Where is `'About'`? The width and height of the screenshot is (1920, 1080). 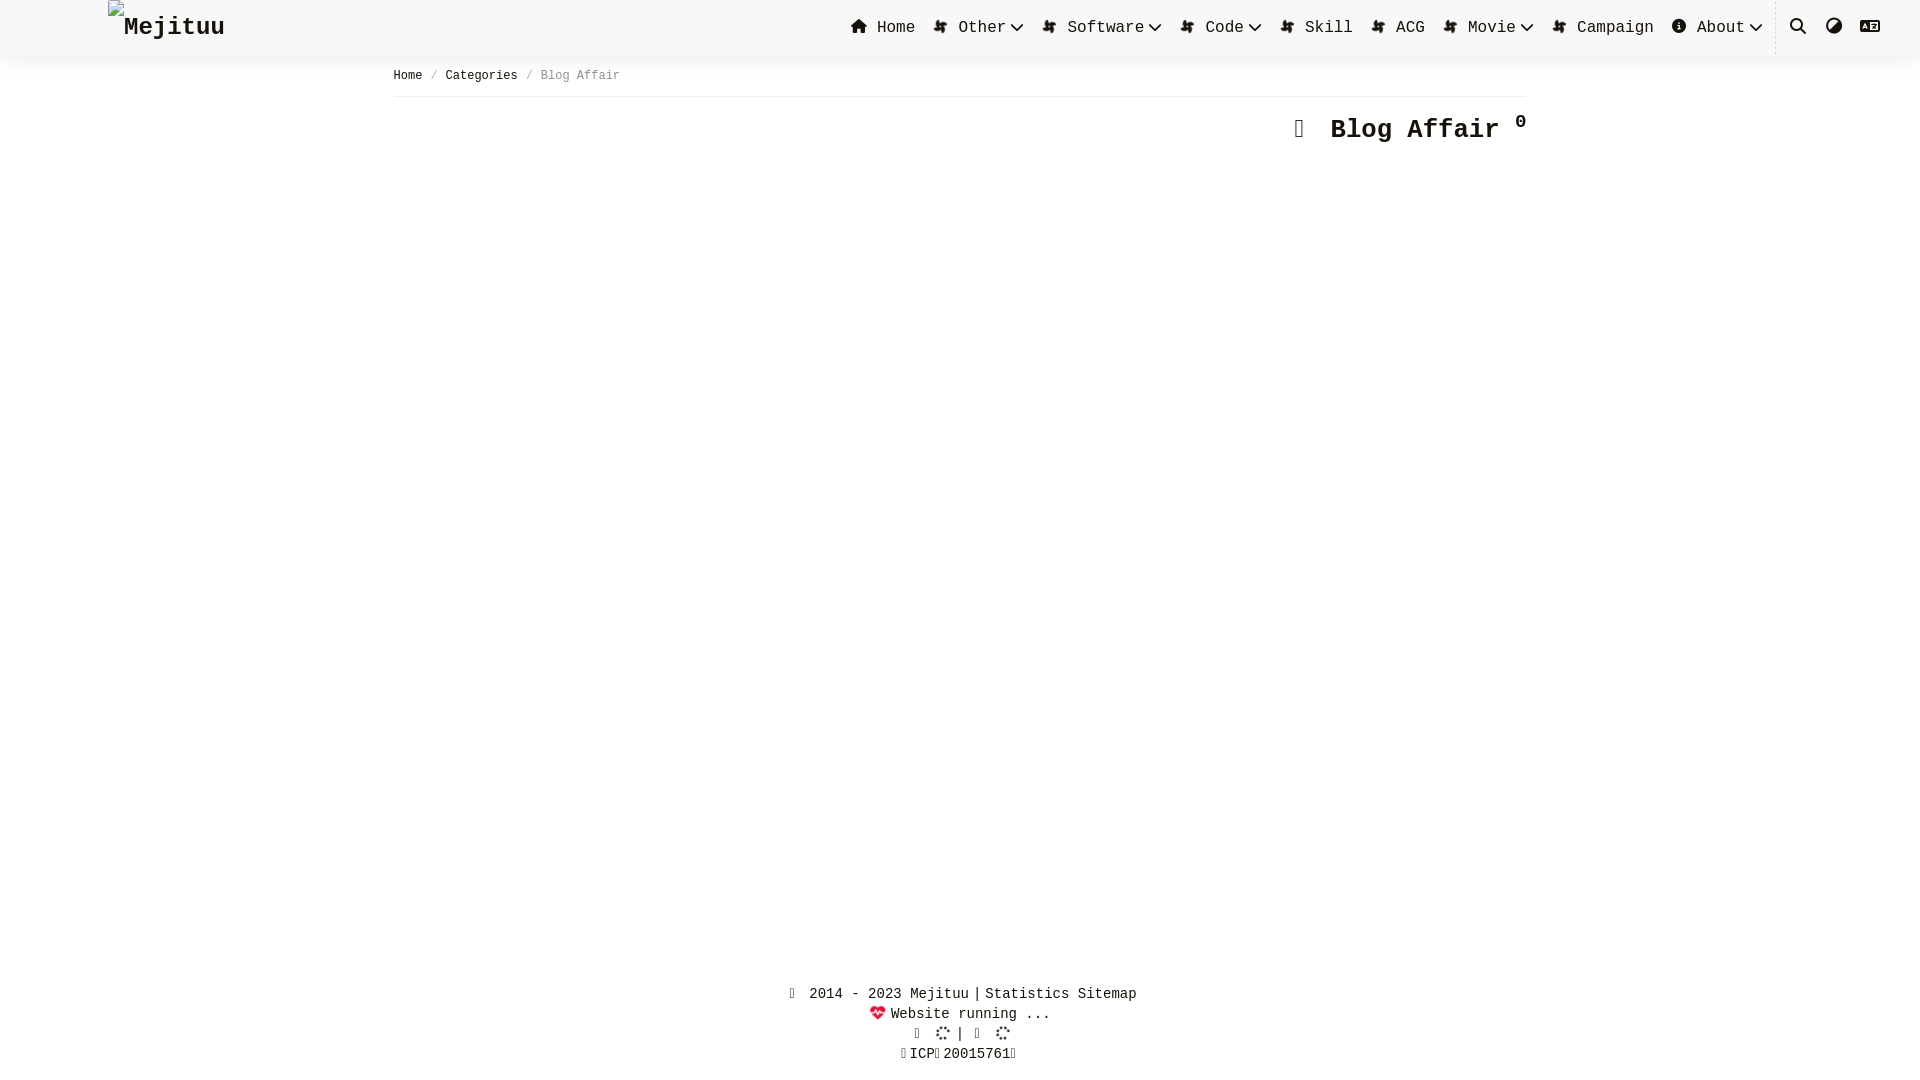
'About' is located at coordinates (1670, 27).